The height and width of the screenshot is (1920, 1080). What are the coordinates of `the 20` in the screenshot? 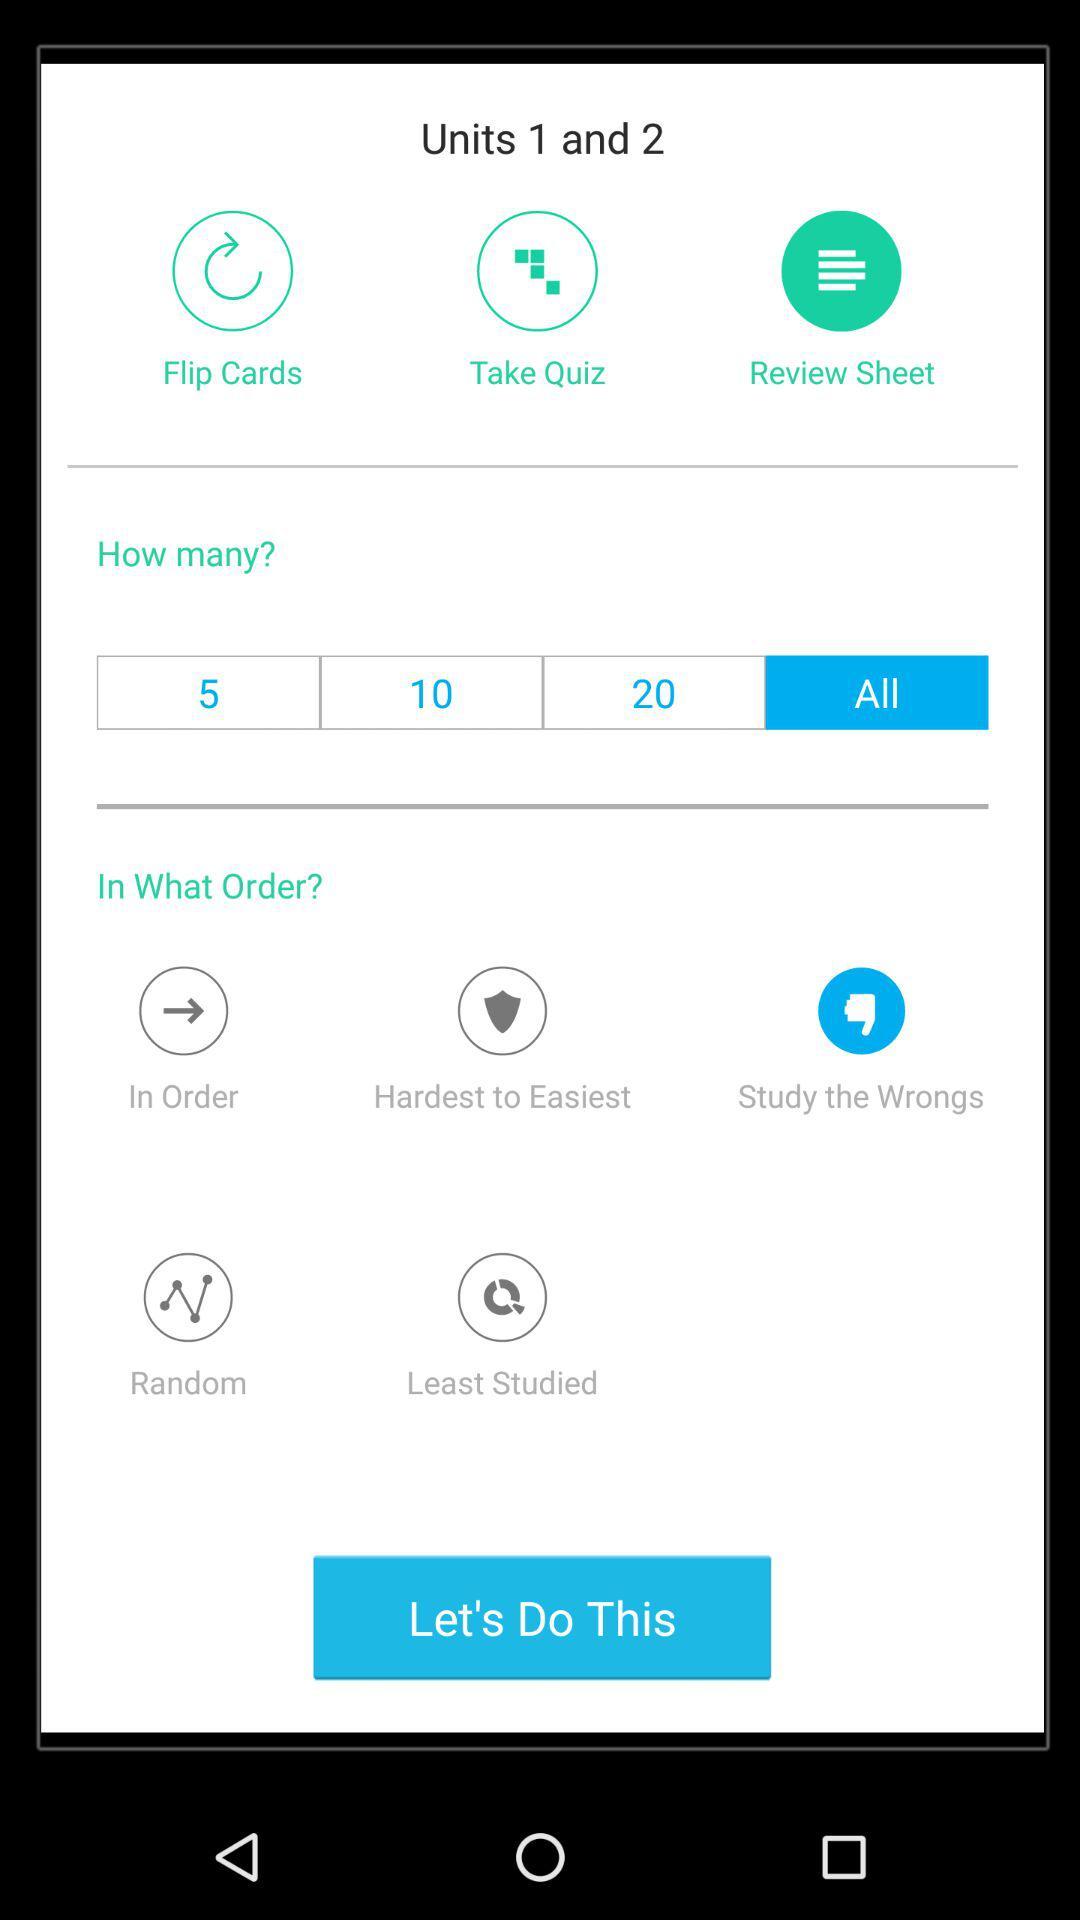 It's located at (654, 692).